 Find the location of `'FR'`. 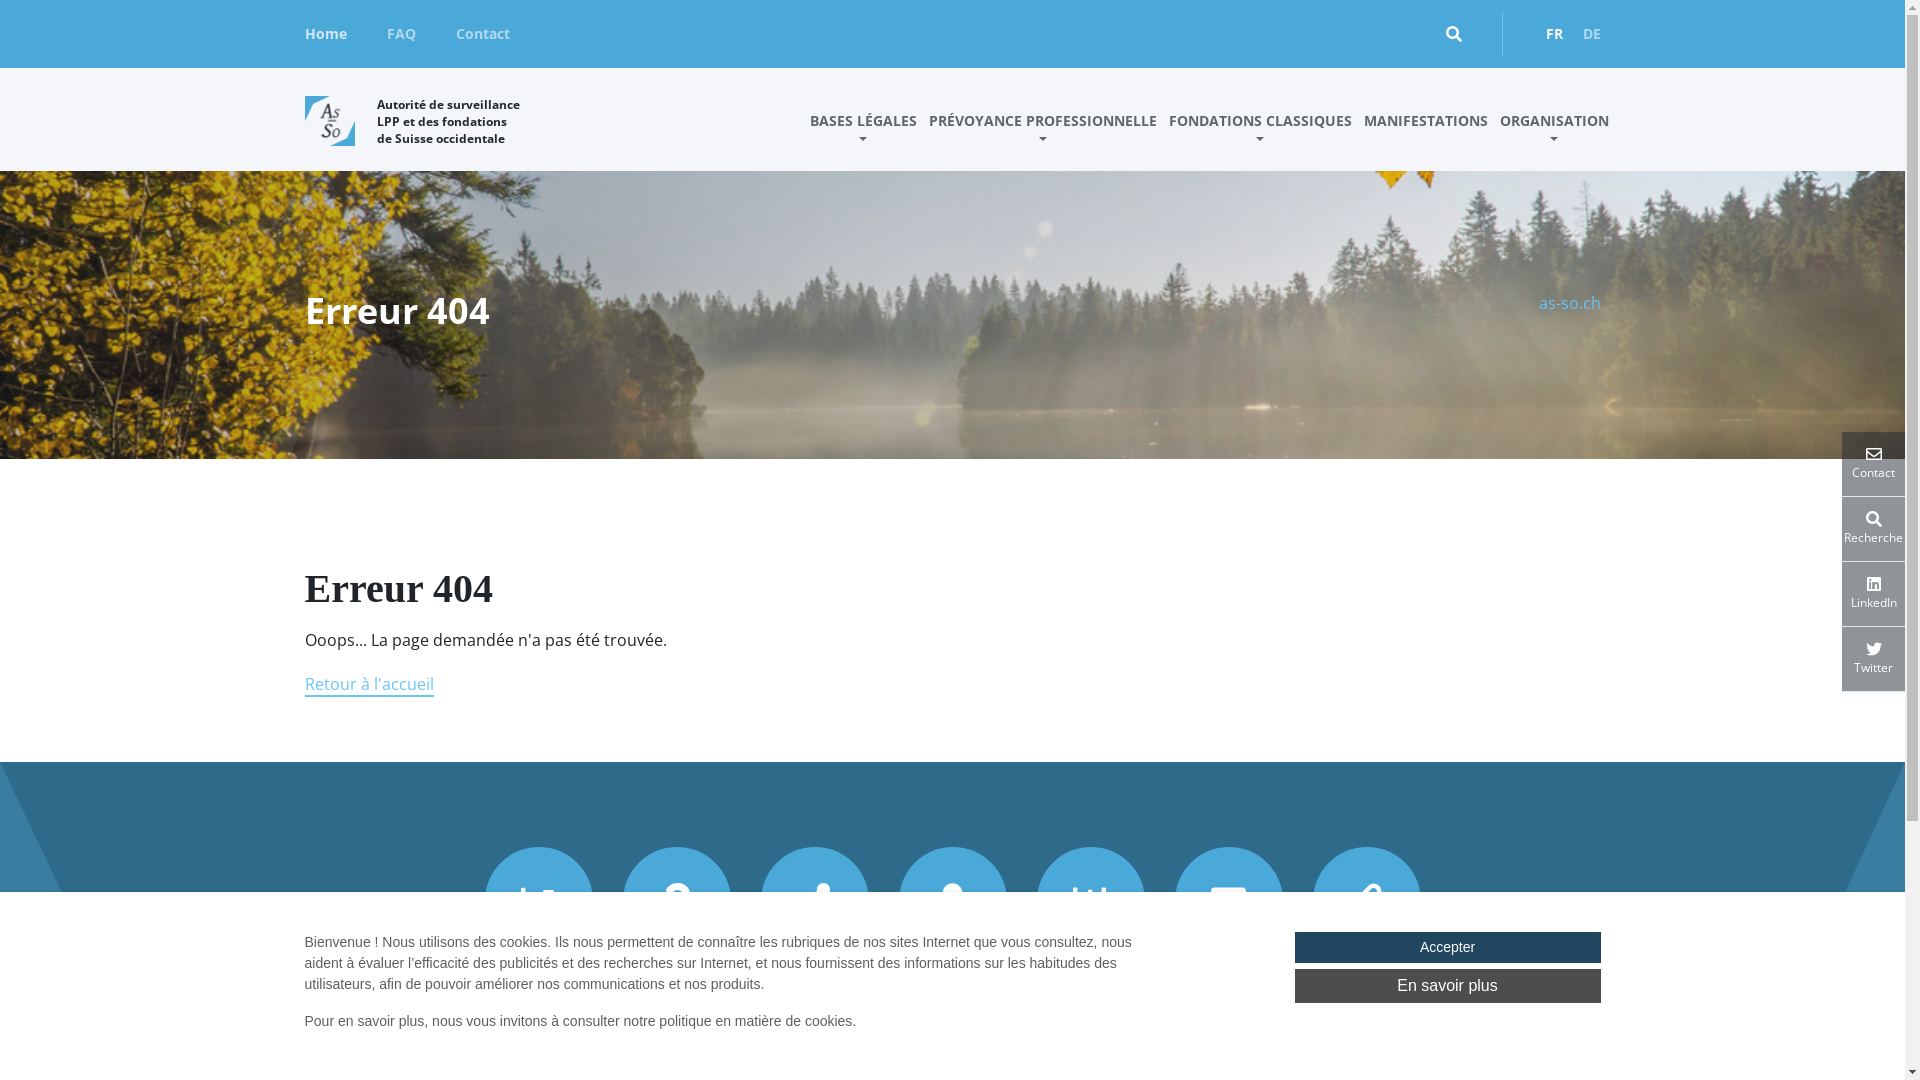

'FR' is located at coordinates (1553, 34).